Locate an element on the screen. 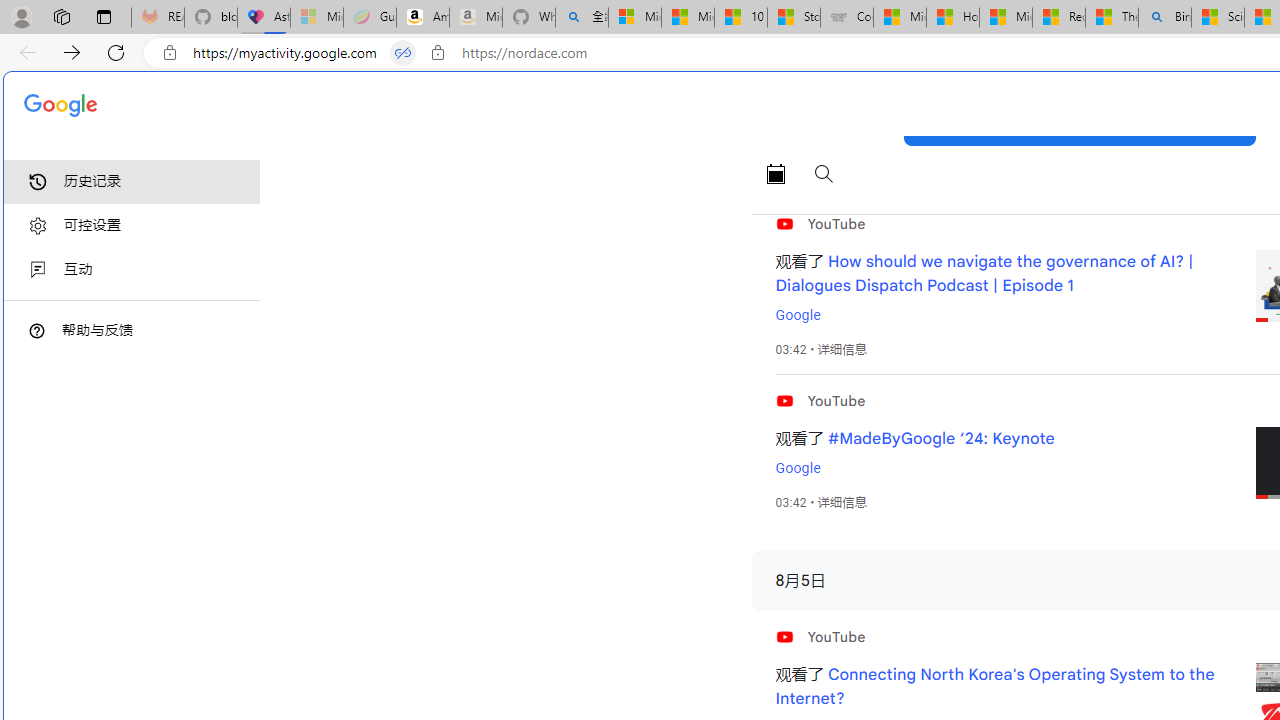 This screenshot has height=720, width=1280. 'Science - MSN' is located at coordinates (1216, 17).